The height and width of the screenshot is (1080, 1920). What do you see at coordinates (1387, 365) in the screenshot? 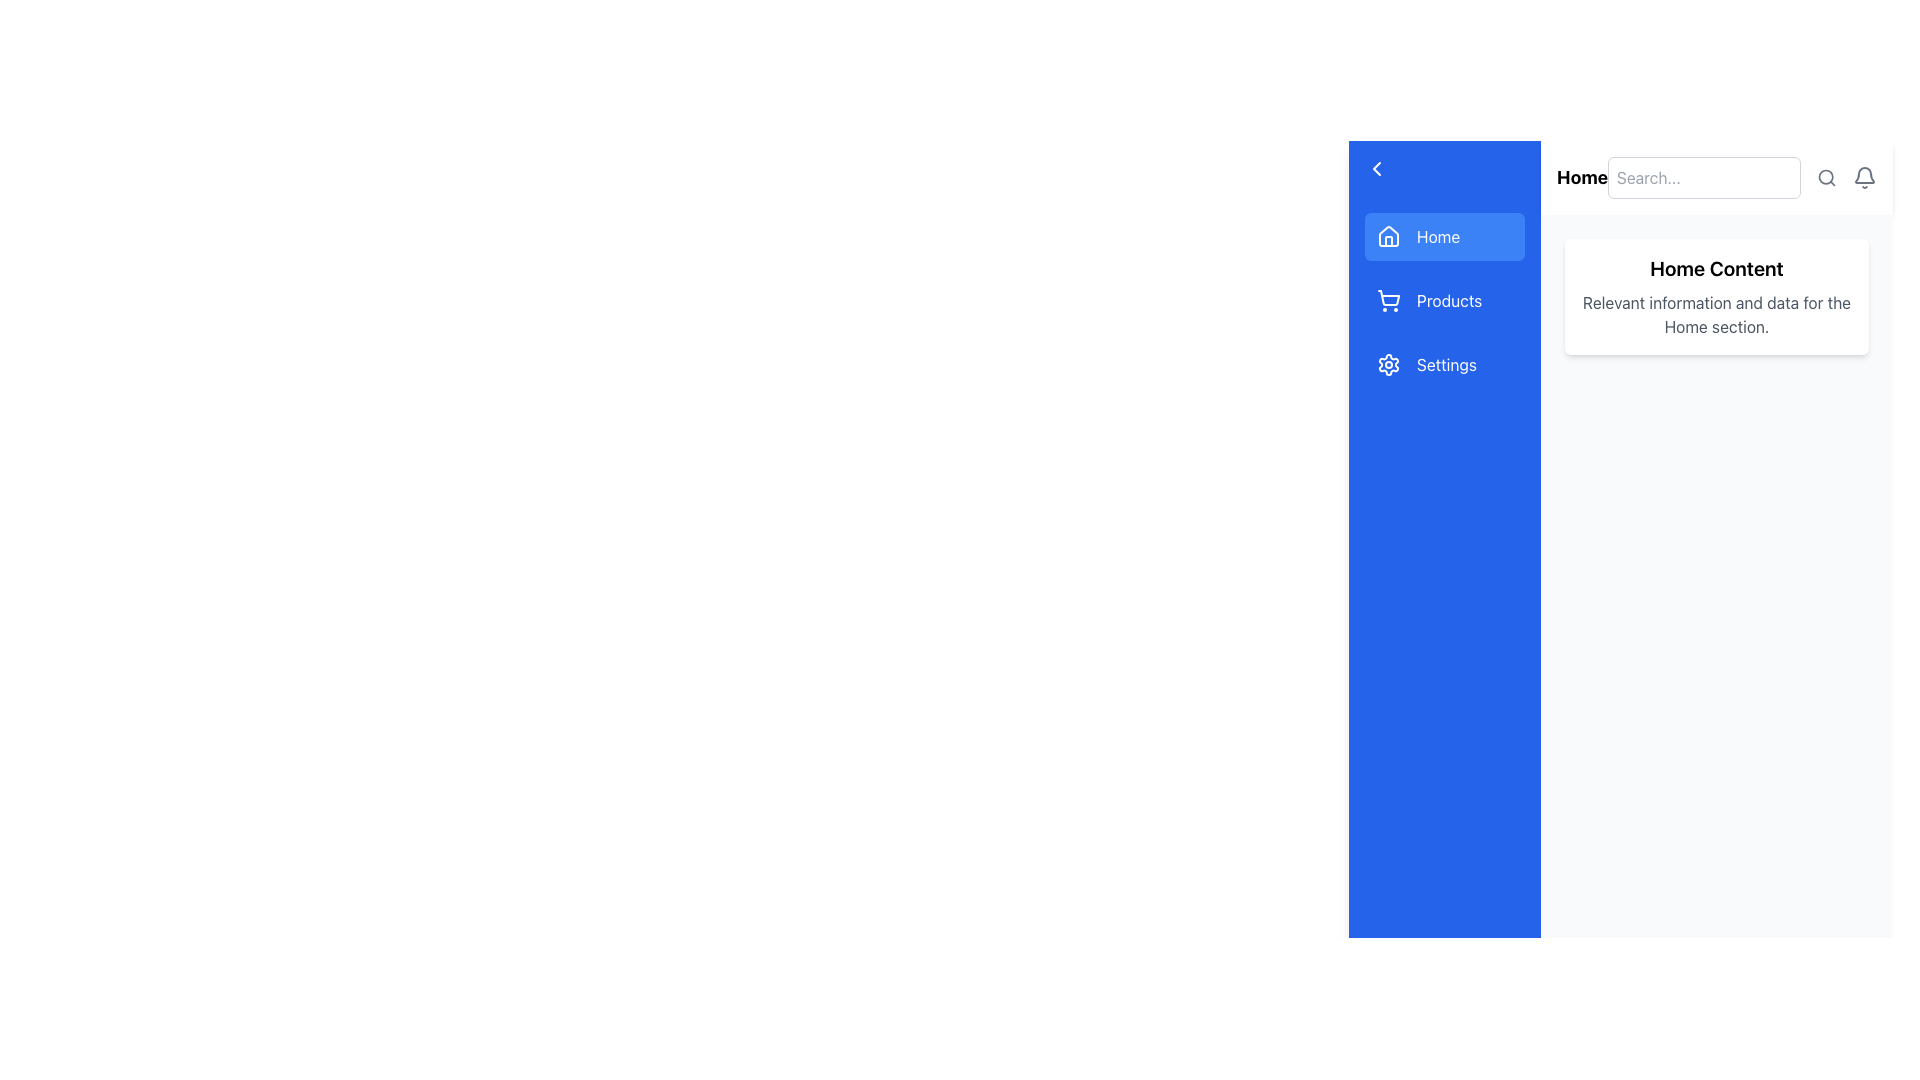
I see `the settings icon, which resembles a cogwheel with a white outline on a blue background, located in the left panel of the interface` at bounding box center [1387, 365].